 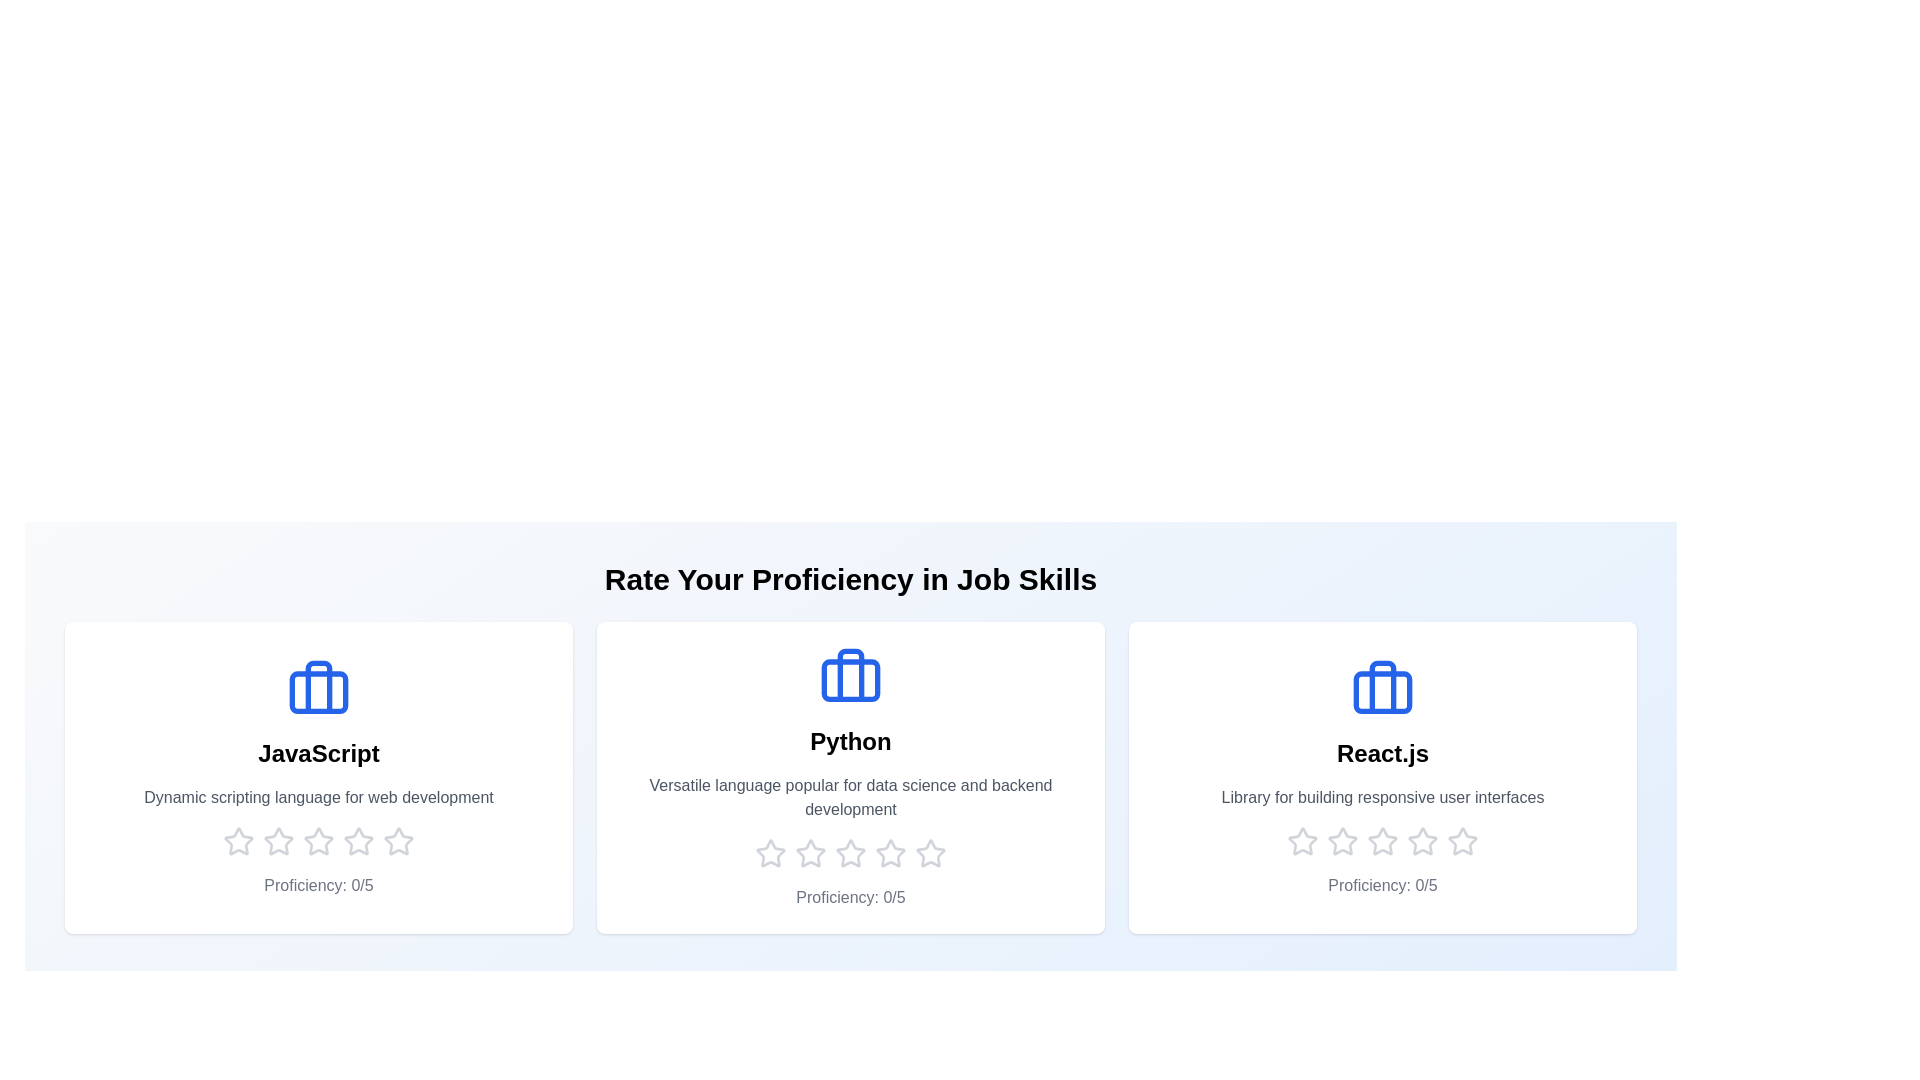 I want to click on the description text of the skill to read its details, so click(x=317, y=797).